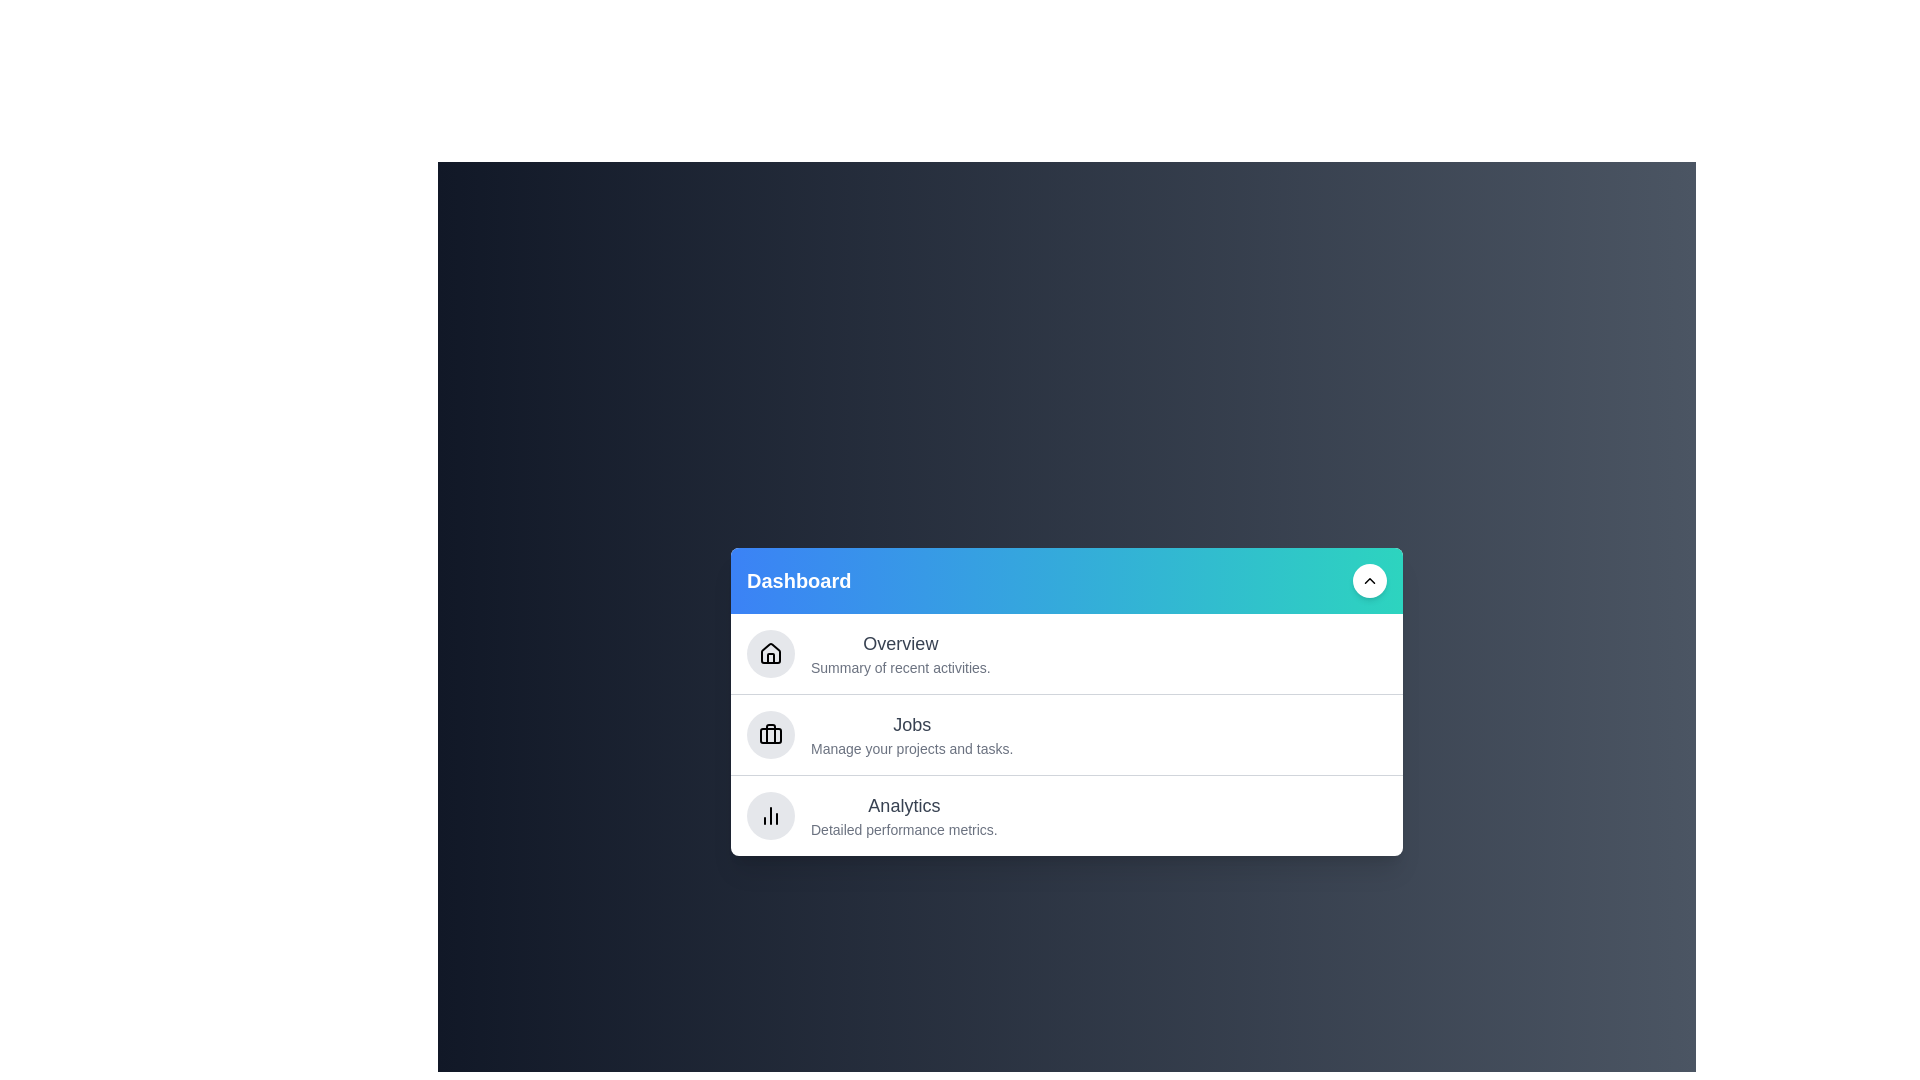 The width and height of the screenshot is (1920, 1080). Describe the element at coordinates (899, 644) in the screenshot. I see `the text content of the section titled Overview` at that location.